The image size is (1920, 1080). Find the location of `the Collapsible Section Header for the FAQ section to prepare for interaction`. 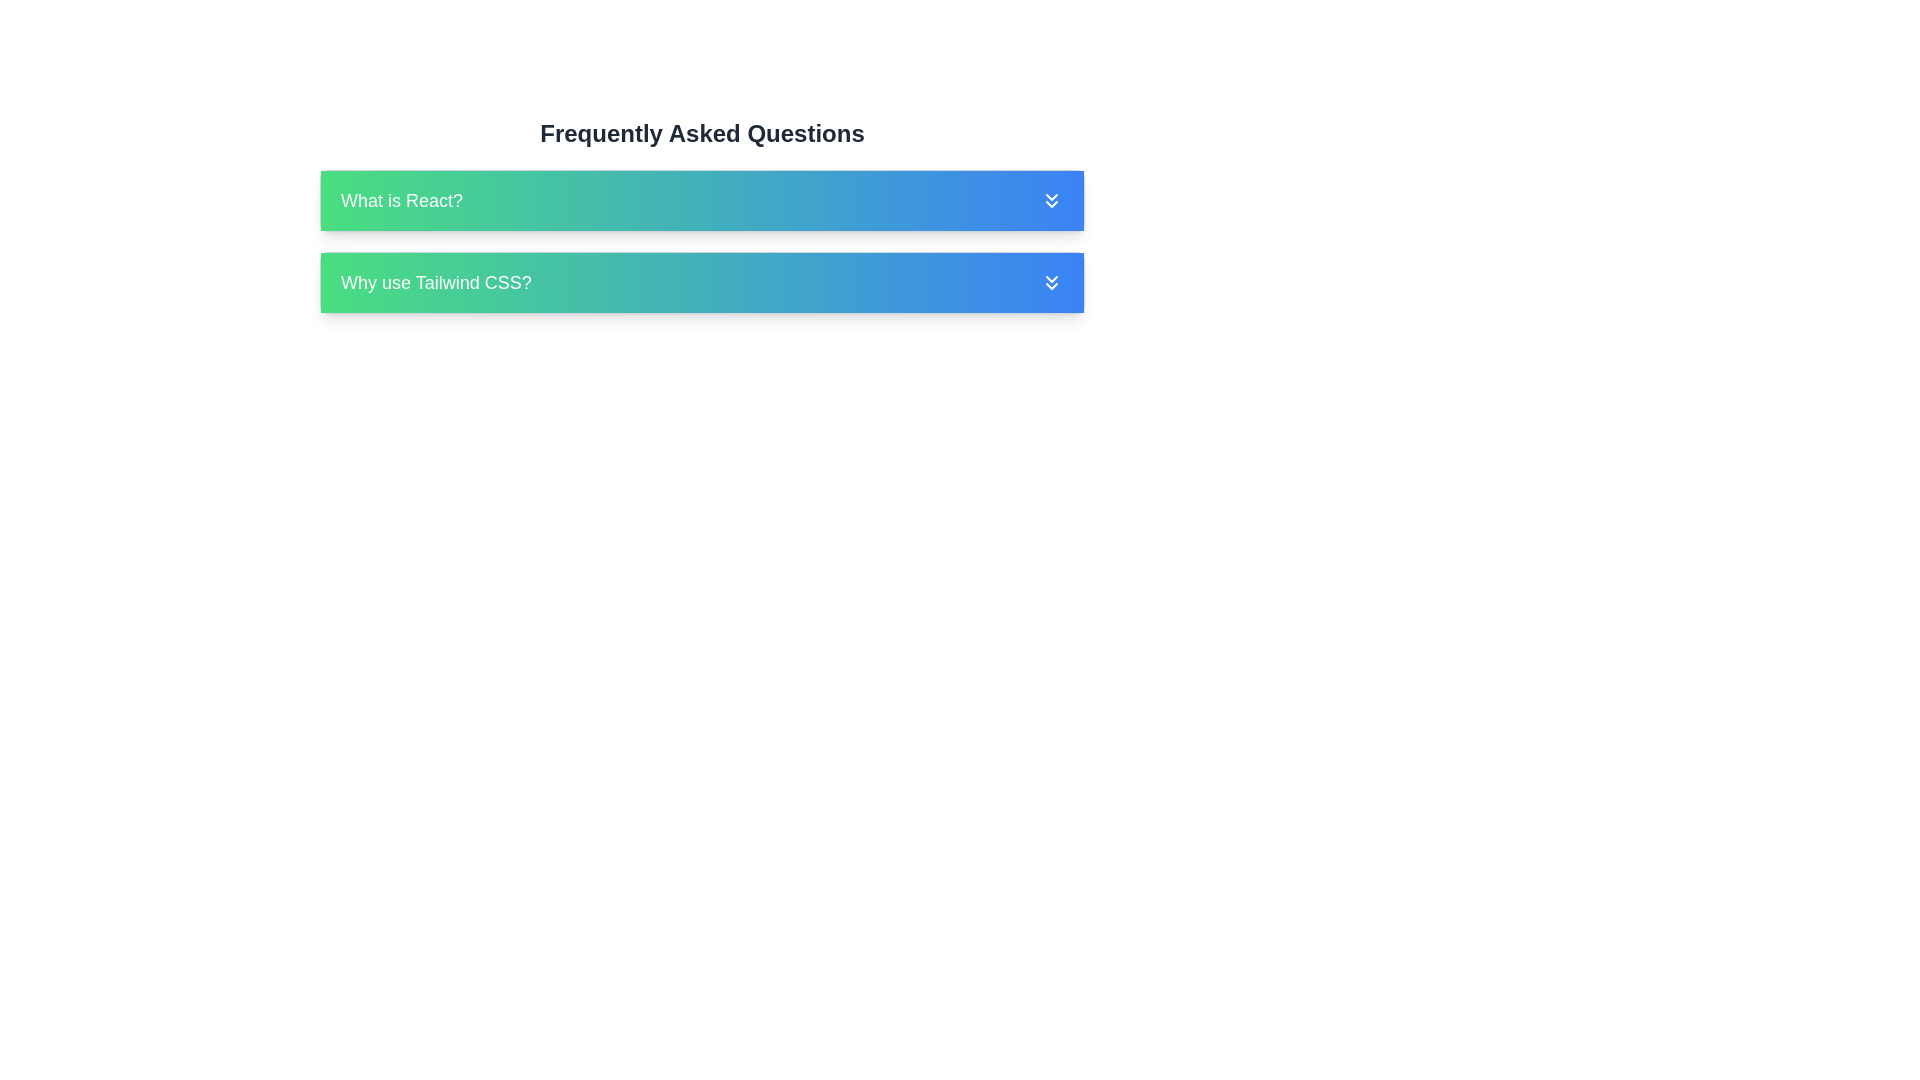

the Collapsible Section Header for the FAQ section to prepare for interaction is located at coordinates (702, 200).